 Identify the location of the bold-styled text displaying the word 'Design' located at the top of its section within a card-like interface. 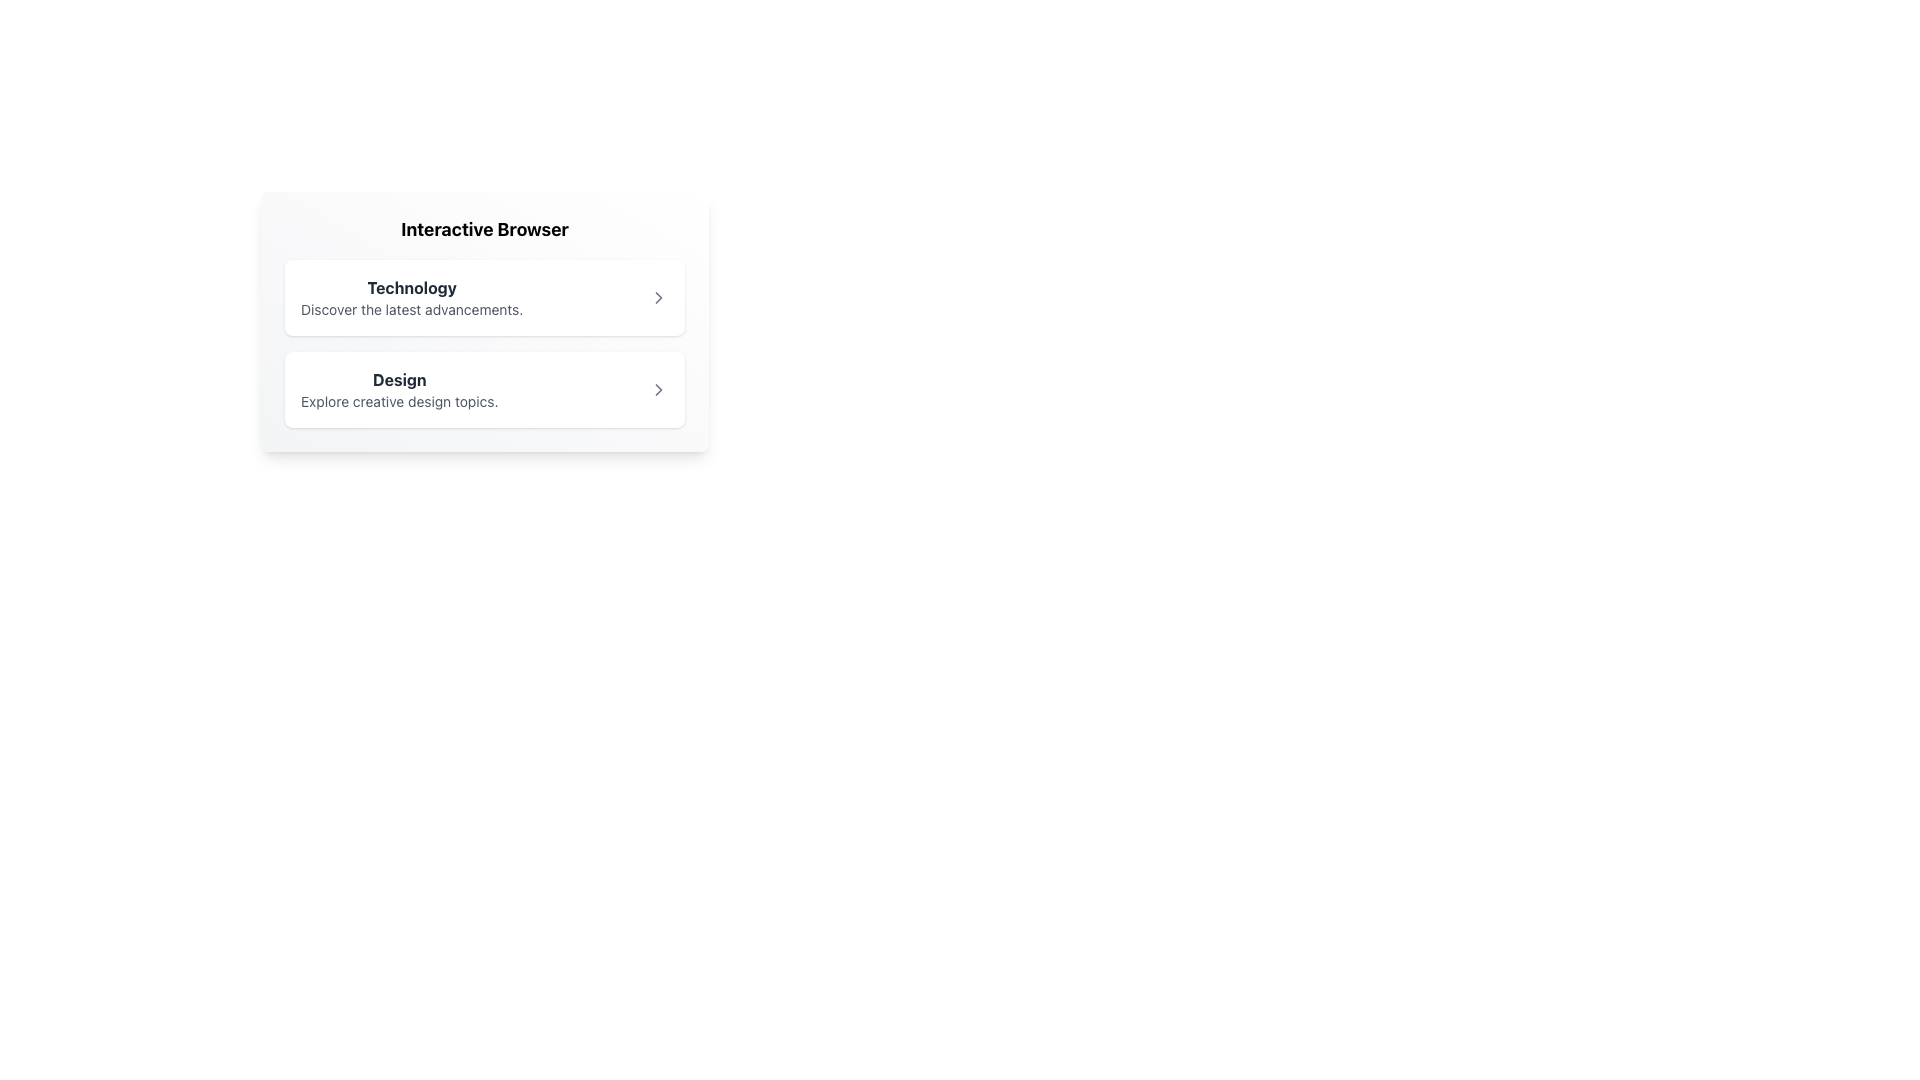
(399, 380).